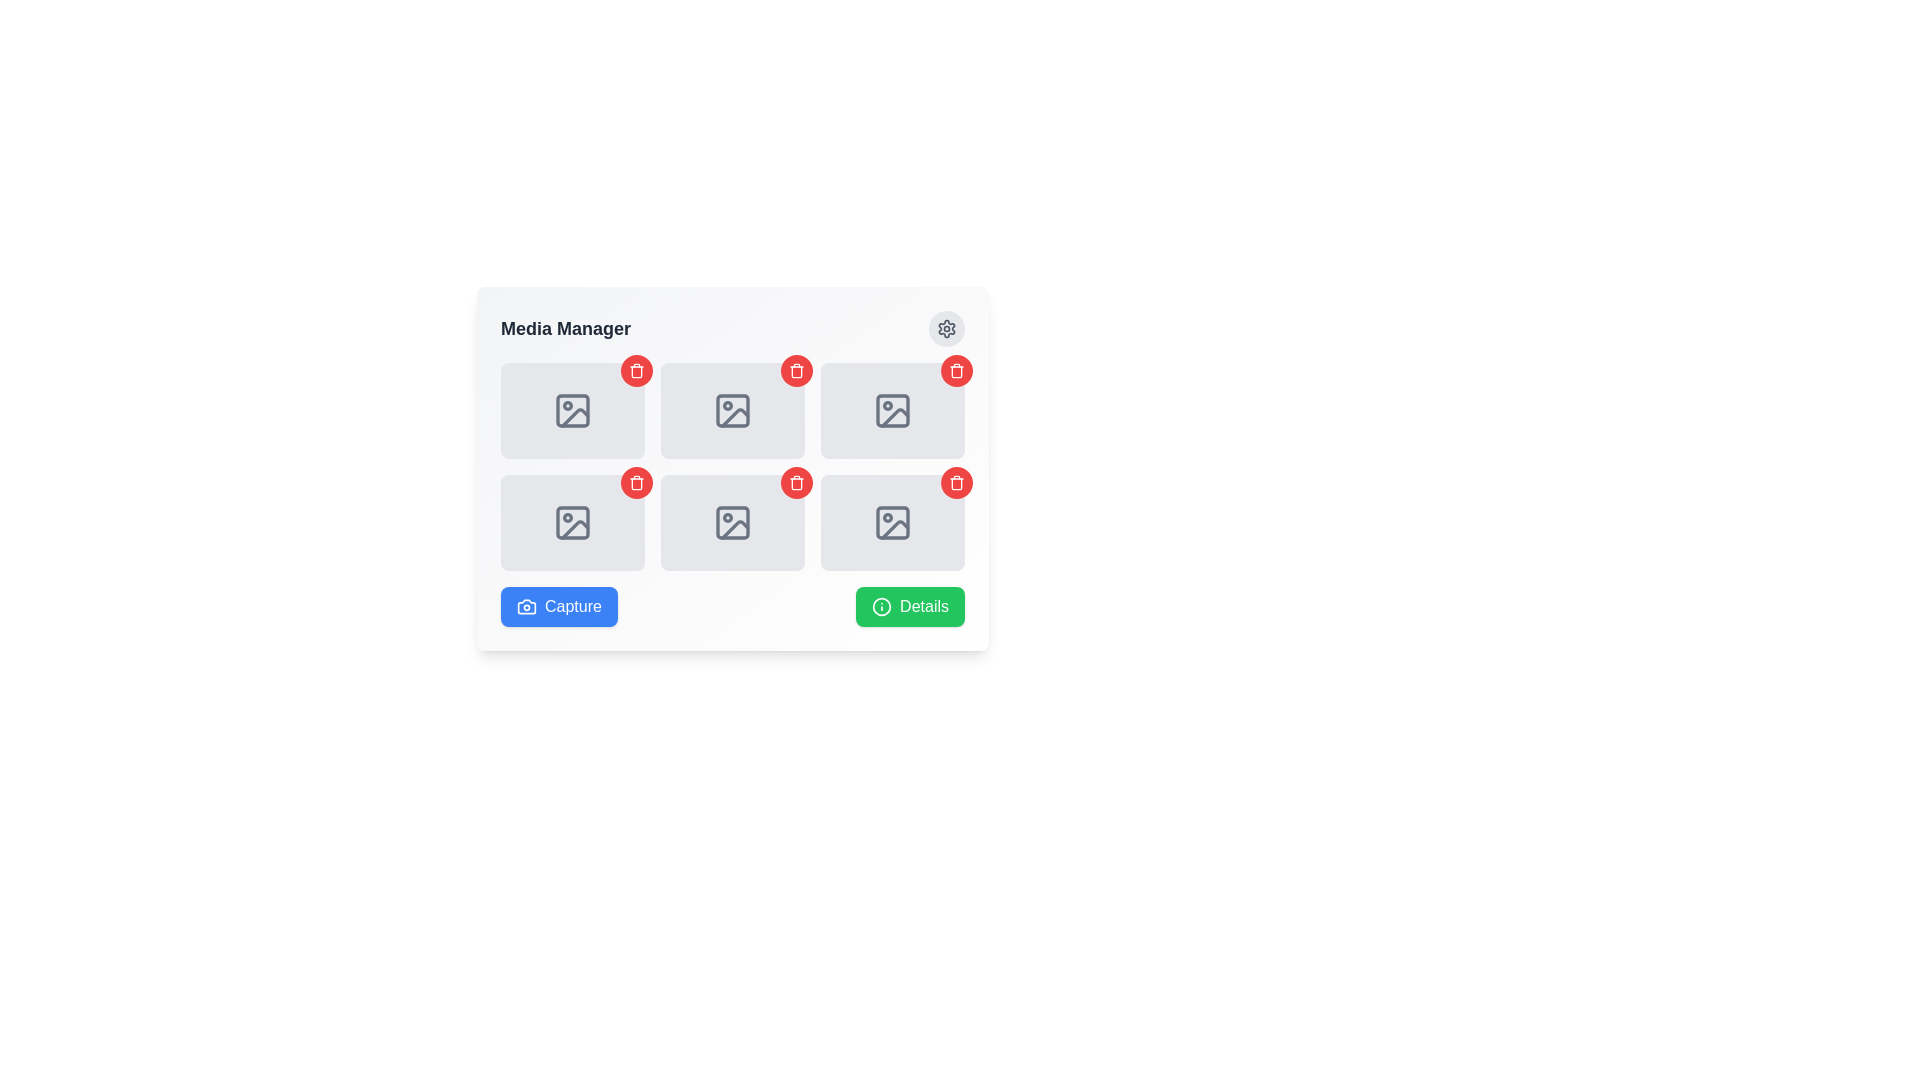 This screenshot has width=1920, height=1080. I want to click on the red circular button with a white trash can icon located at the top-right corner of the second image placeholder in the Media Manager interface, so click(955, 370).